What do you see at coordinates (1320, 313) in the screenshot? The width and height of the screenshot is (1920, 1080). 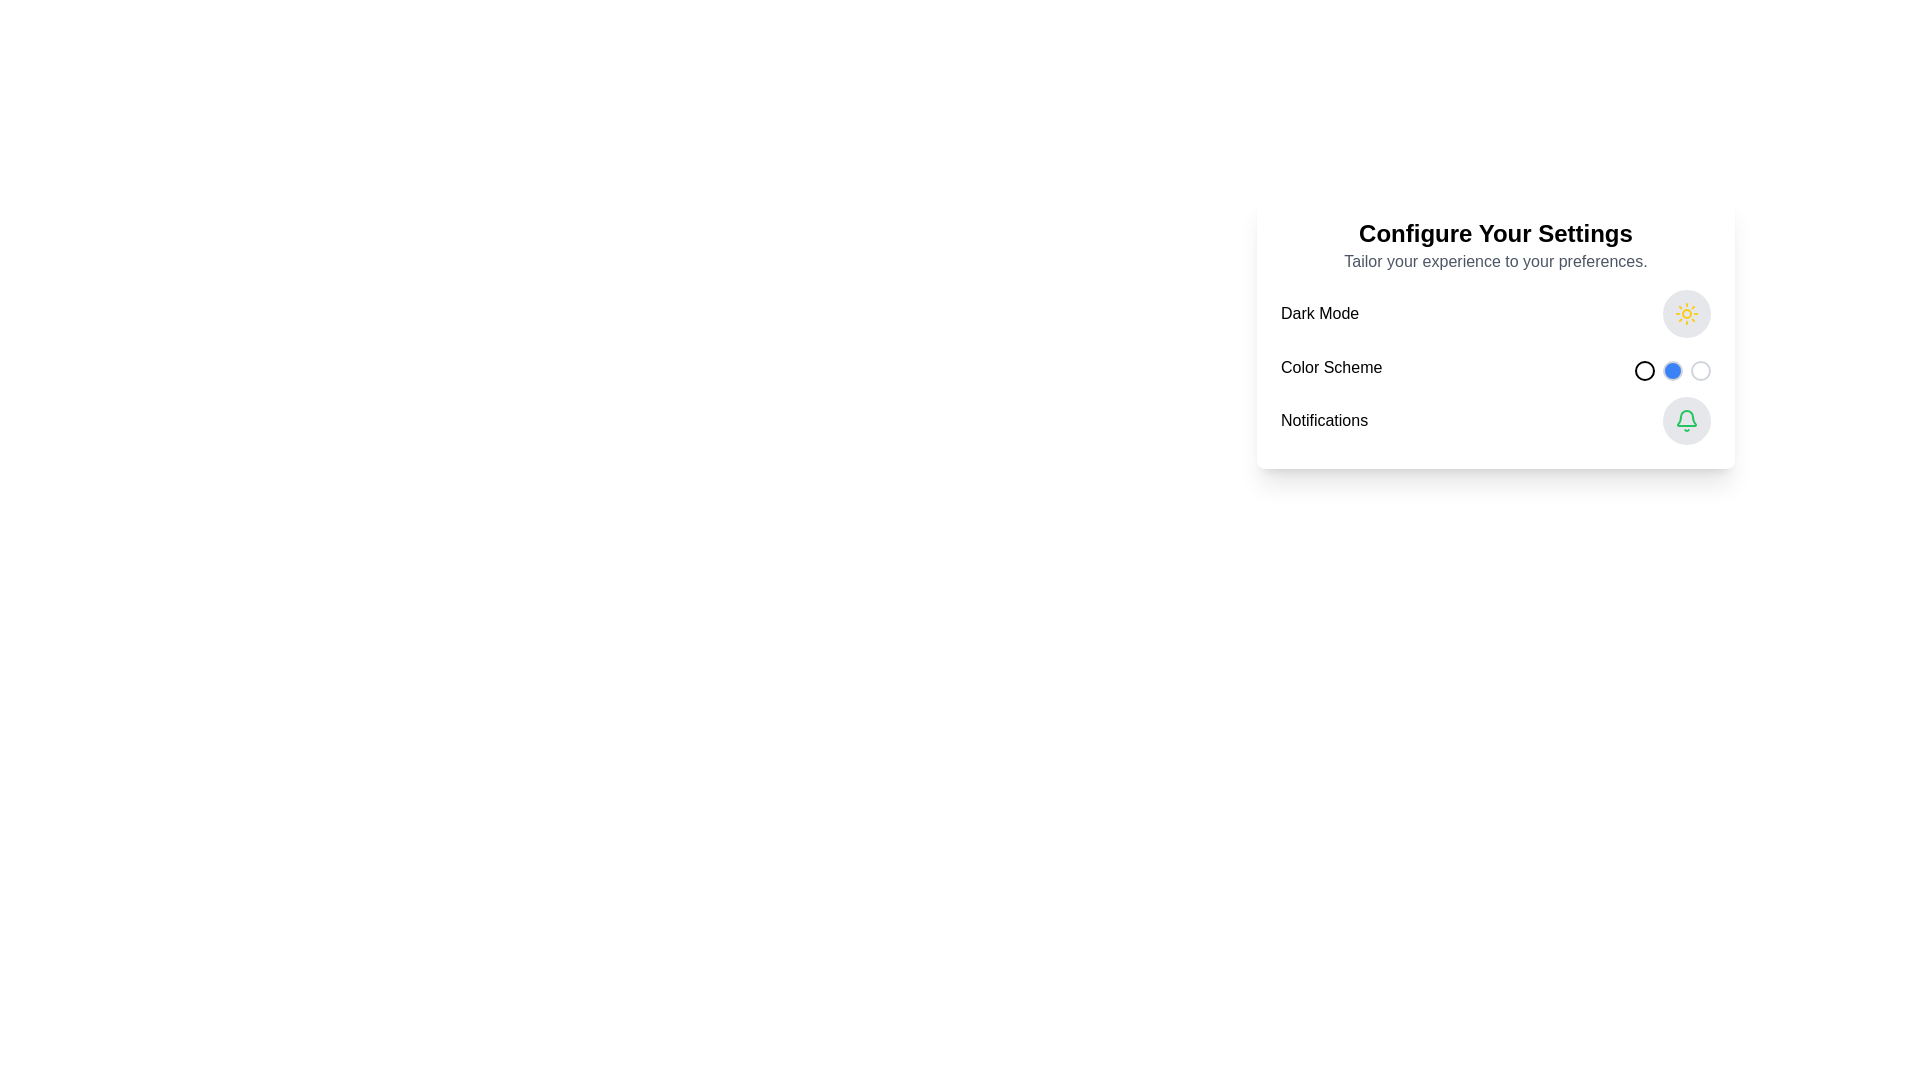 I see `the 'Dark Mode' text label element located in the settings configuration card, positioned above 'Color Scheme.'` at bounding box center [1320, 313].